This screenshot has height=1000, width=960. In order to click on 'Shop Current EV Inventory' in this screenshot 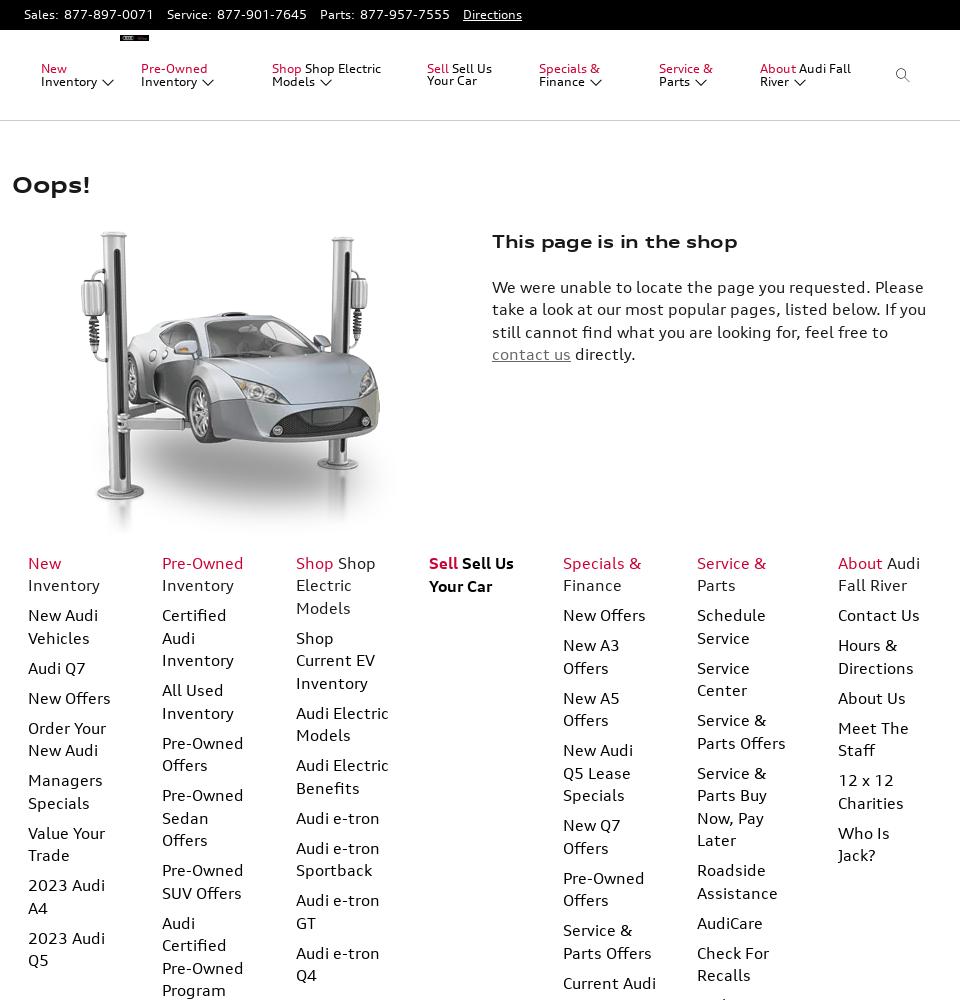, I will do `click(334, 659)`.